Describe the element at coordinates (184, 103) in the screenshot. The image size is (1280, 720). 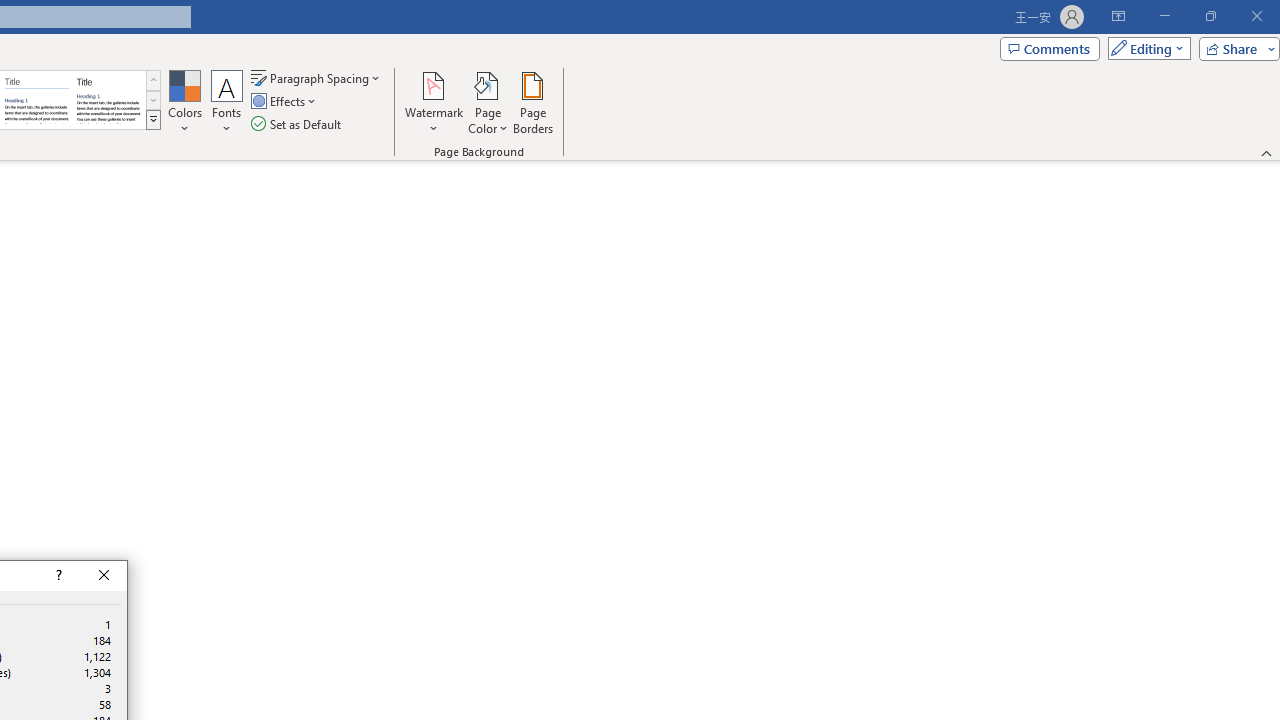
I see `'Colors'` at that location.